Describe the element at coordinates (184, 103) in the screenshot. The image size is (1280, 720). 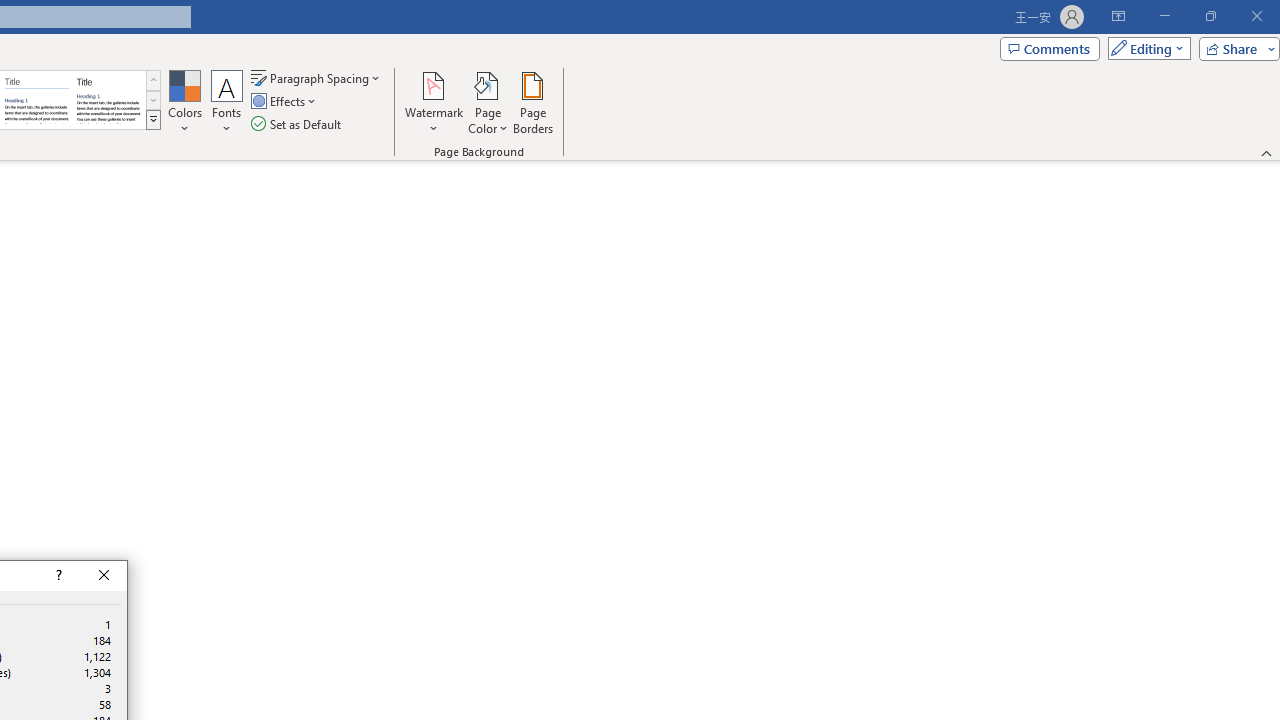
I see `'Colors'` at that location.